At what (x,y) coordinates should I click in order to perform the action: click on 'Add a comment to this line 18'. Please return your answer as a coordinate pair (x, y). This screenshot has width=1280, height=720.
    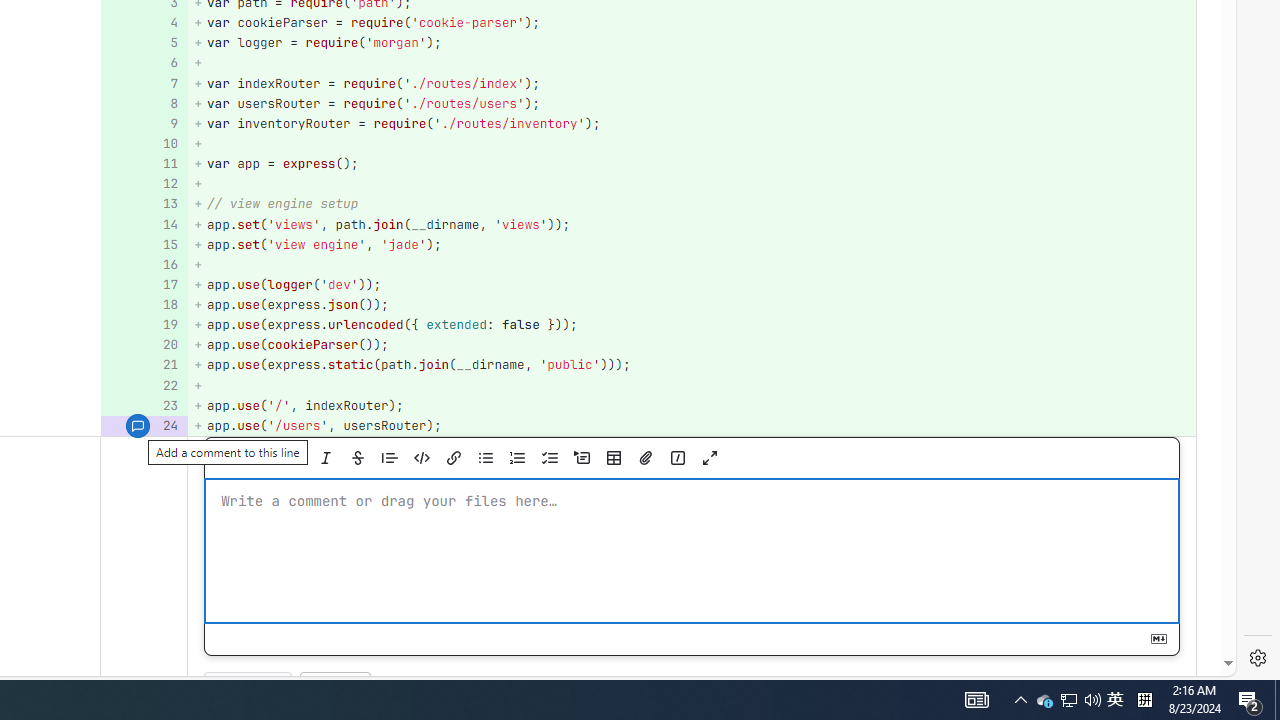
    Looking at the image, I should click on (143, 305).